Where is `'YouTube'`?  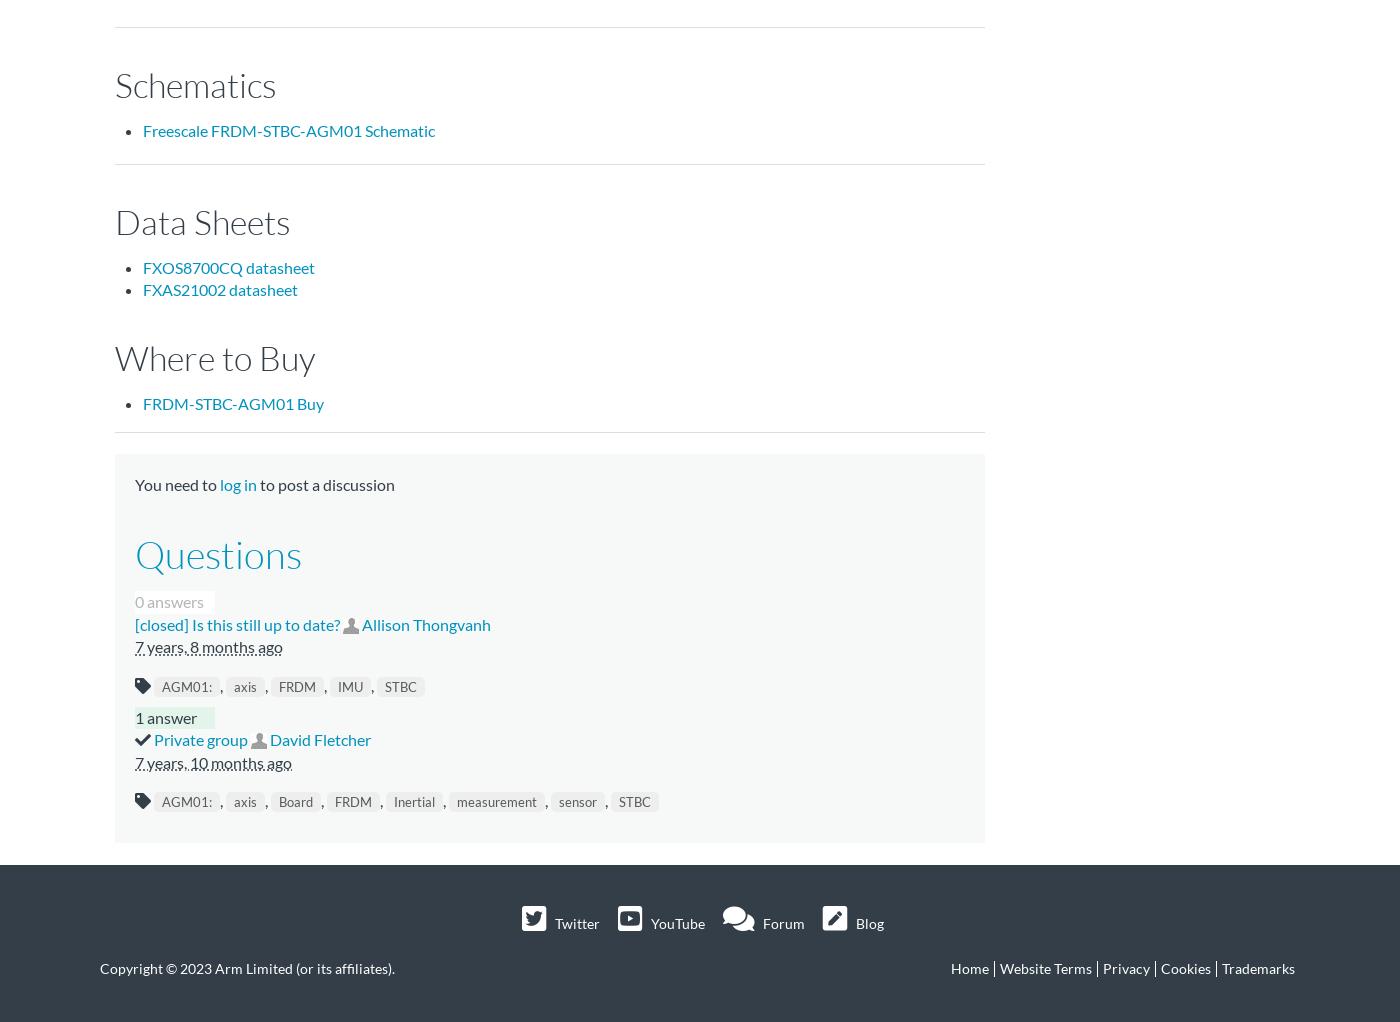
'YouTube' is located at coordinates (650, 922).